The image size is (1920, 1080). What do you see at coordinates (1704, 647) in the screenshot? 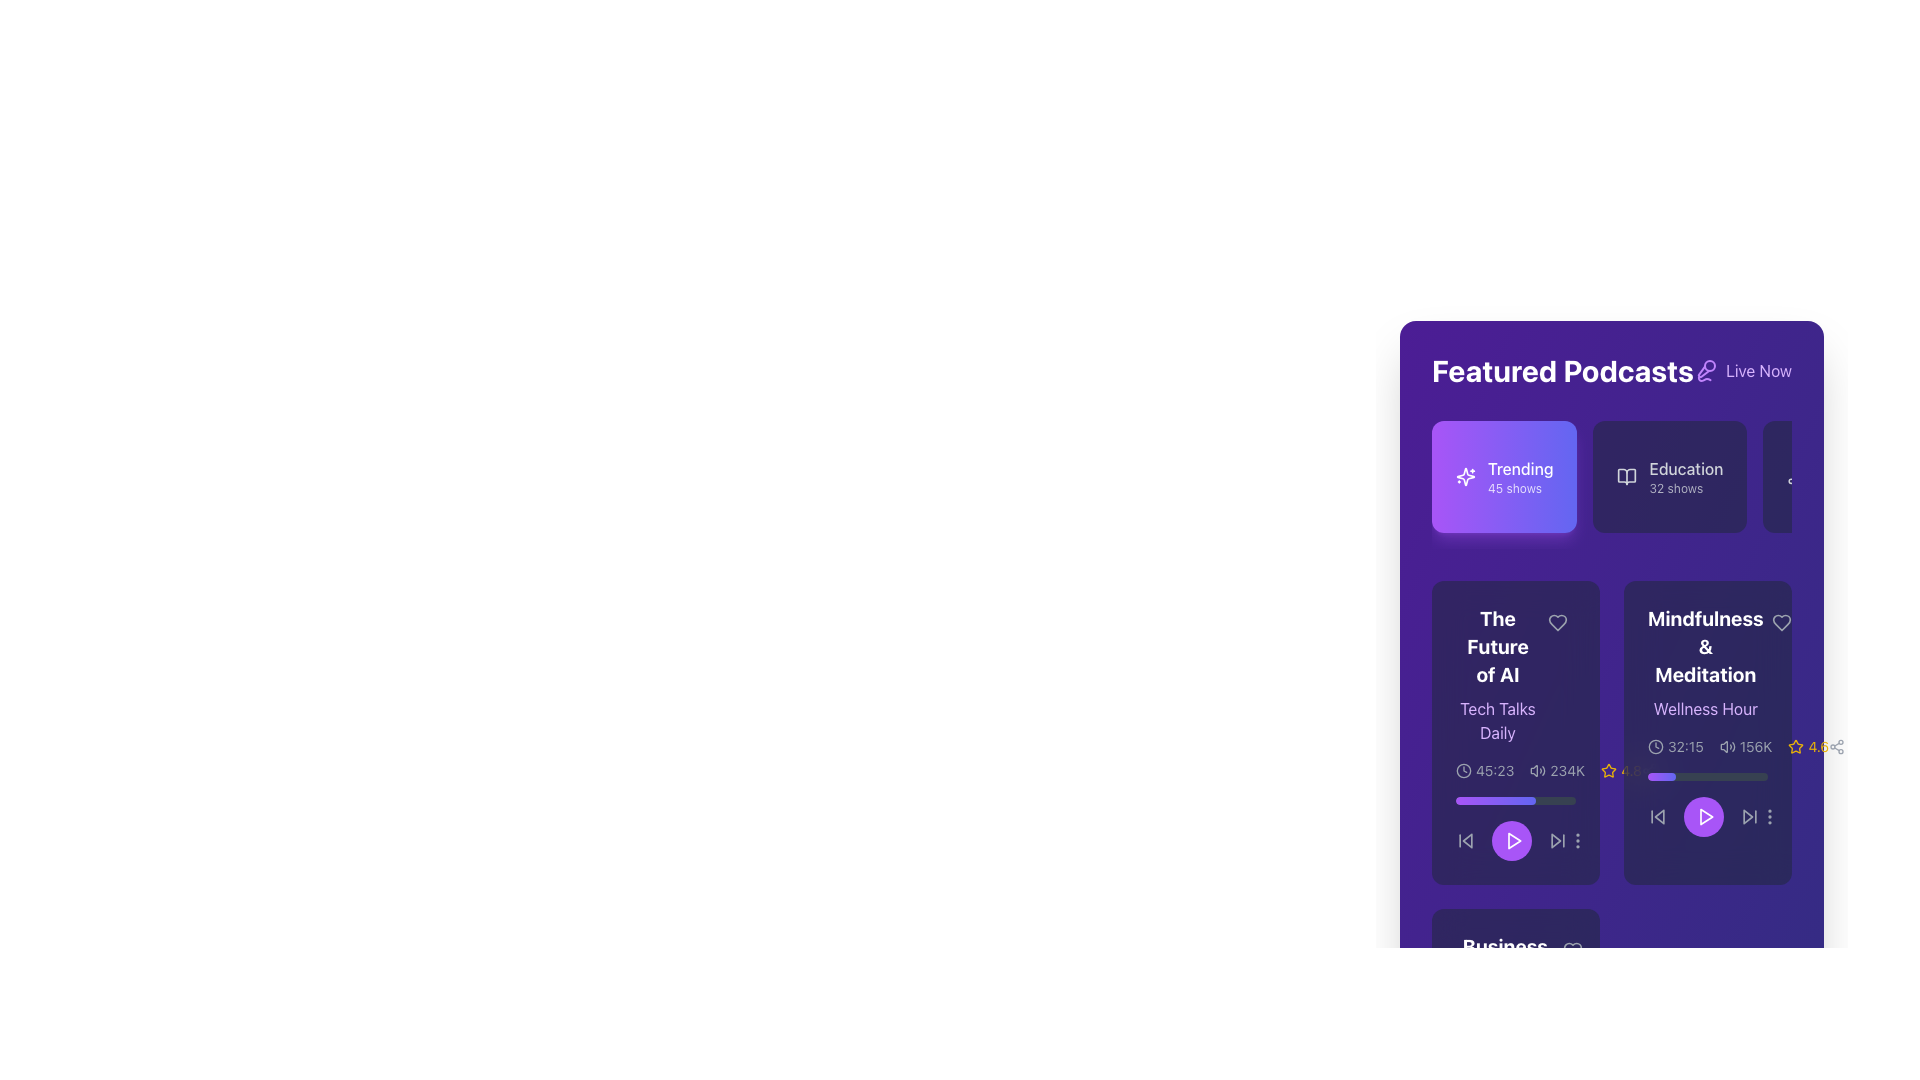
I see `text of the Text label that displays 'Mindfulness & Meditation' in bold white text on a deep purple background, located in the right column of the 'Featured Podcasts' section, above the smaller text 'Wellness Hour'` at bounding box center [1704, 647].